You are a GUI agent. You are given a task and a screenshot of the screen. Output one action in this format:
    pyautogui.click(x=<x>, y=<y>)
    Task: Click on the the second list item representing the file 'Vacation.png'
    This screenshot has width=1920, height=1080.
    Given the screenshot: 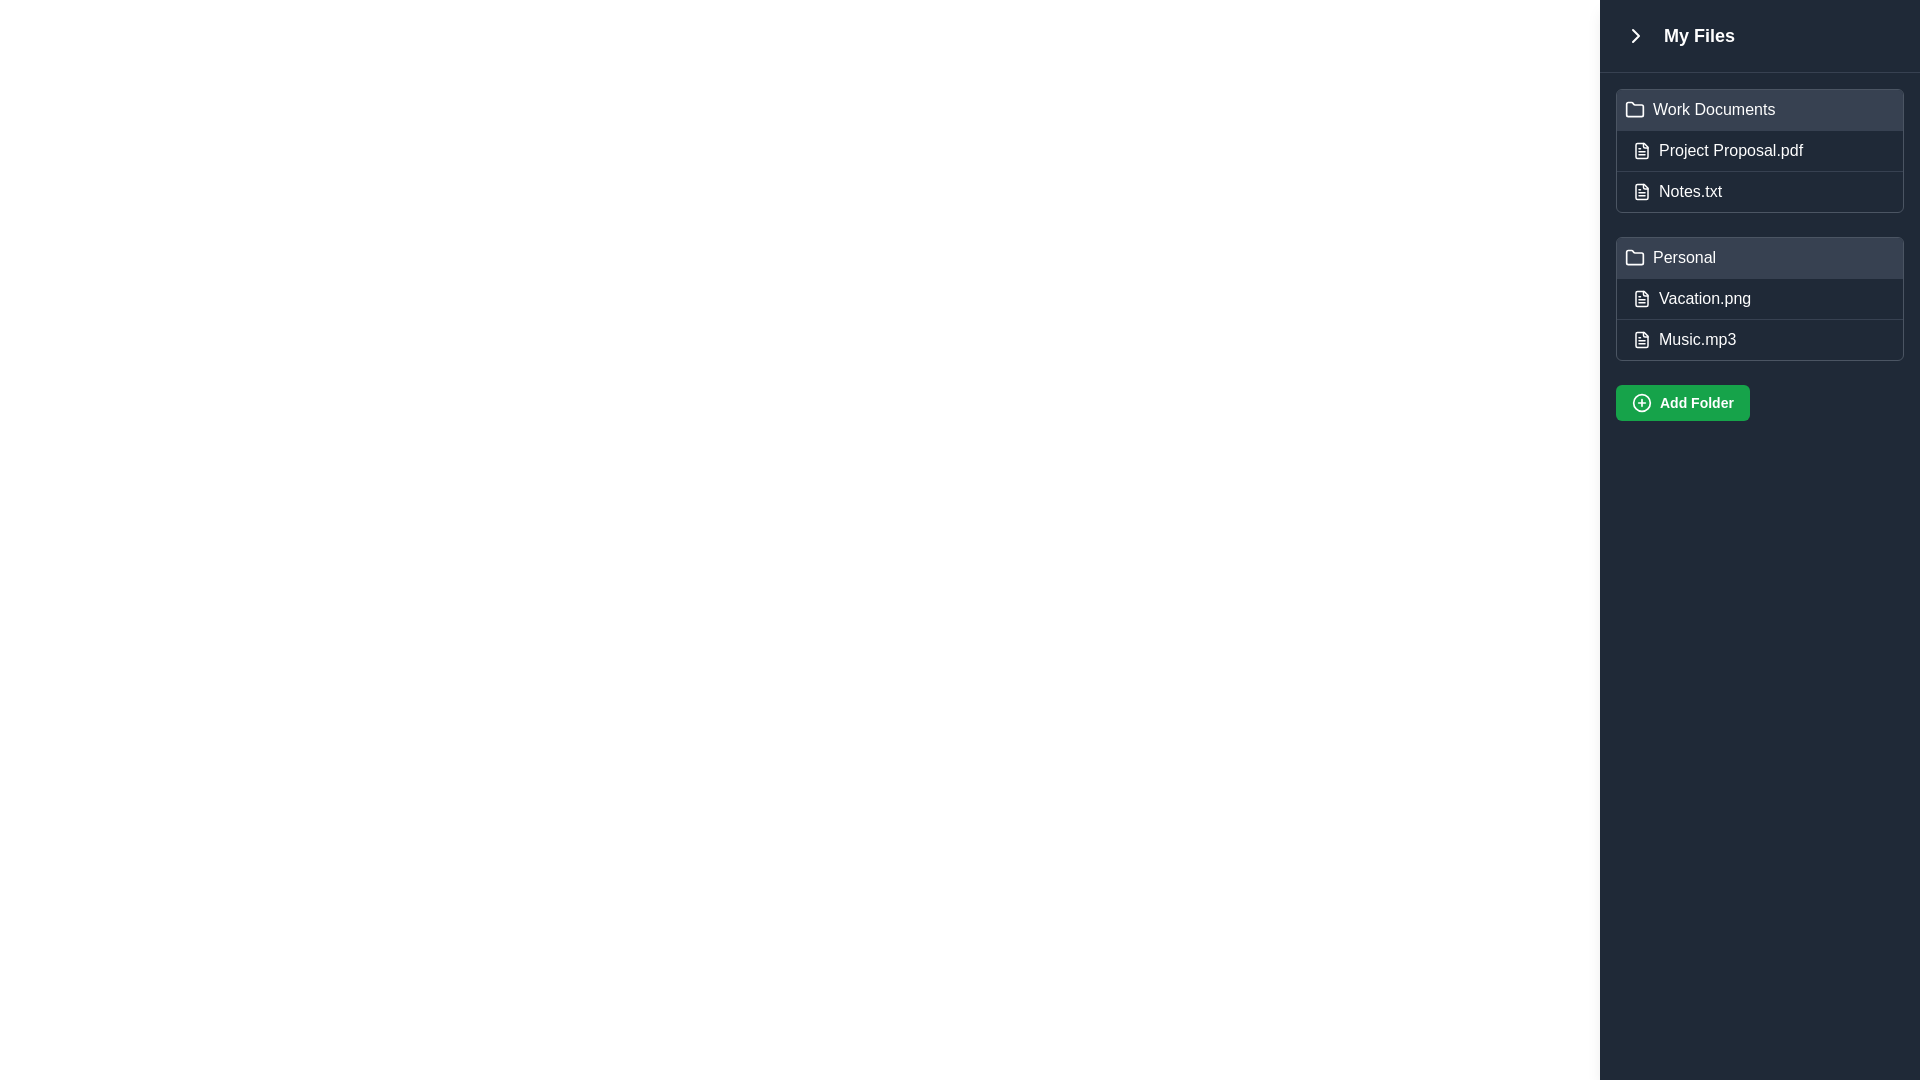 What is the action you would take?
    pyautogui.click(x=1760, y=297)
    